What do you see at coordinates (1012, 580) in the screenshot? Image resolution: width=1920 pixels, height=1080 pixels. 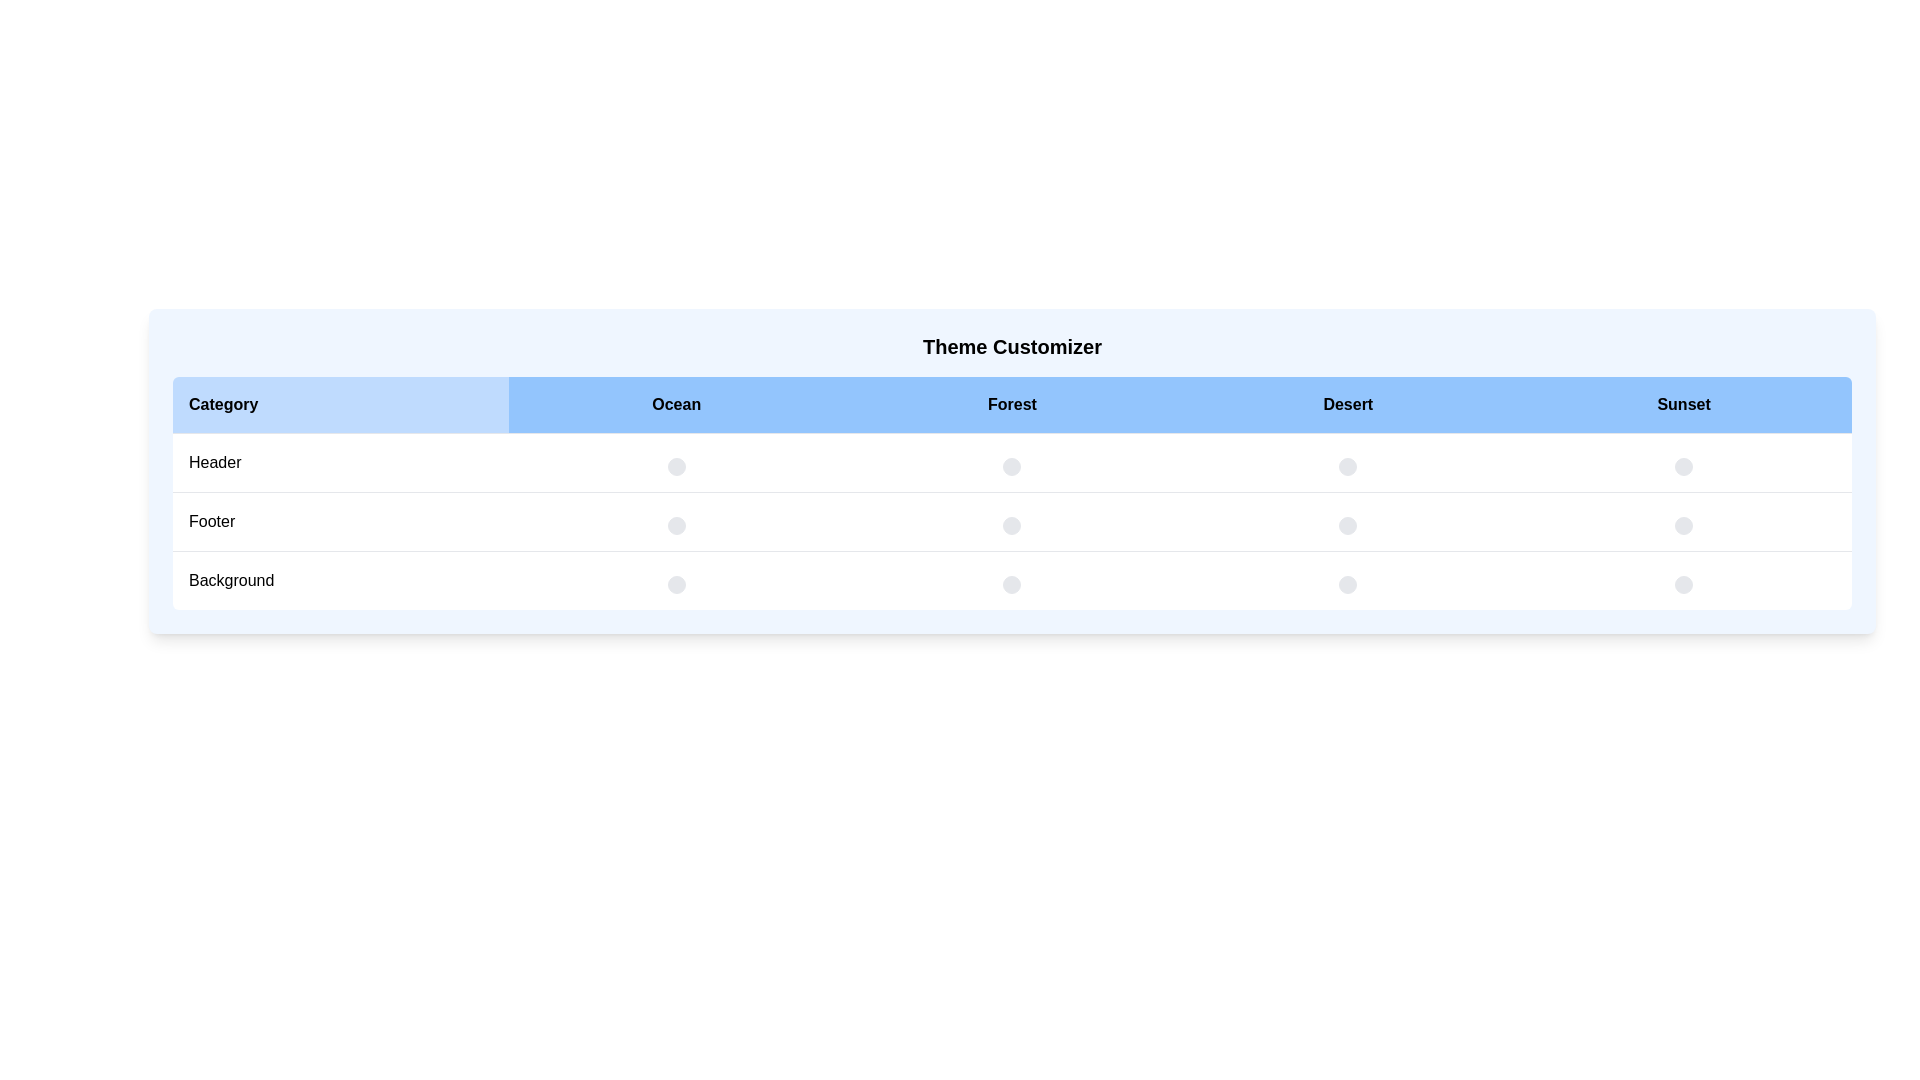 I see `the third cell in the 'Background' row of the grid layout, which has a white background and is aligned under the 'Forest' category` at bounding box center [1012, 580].